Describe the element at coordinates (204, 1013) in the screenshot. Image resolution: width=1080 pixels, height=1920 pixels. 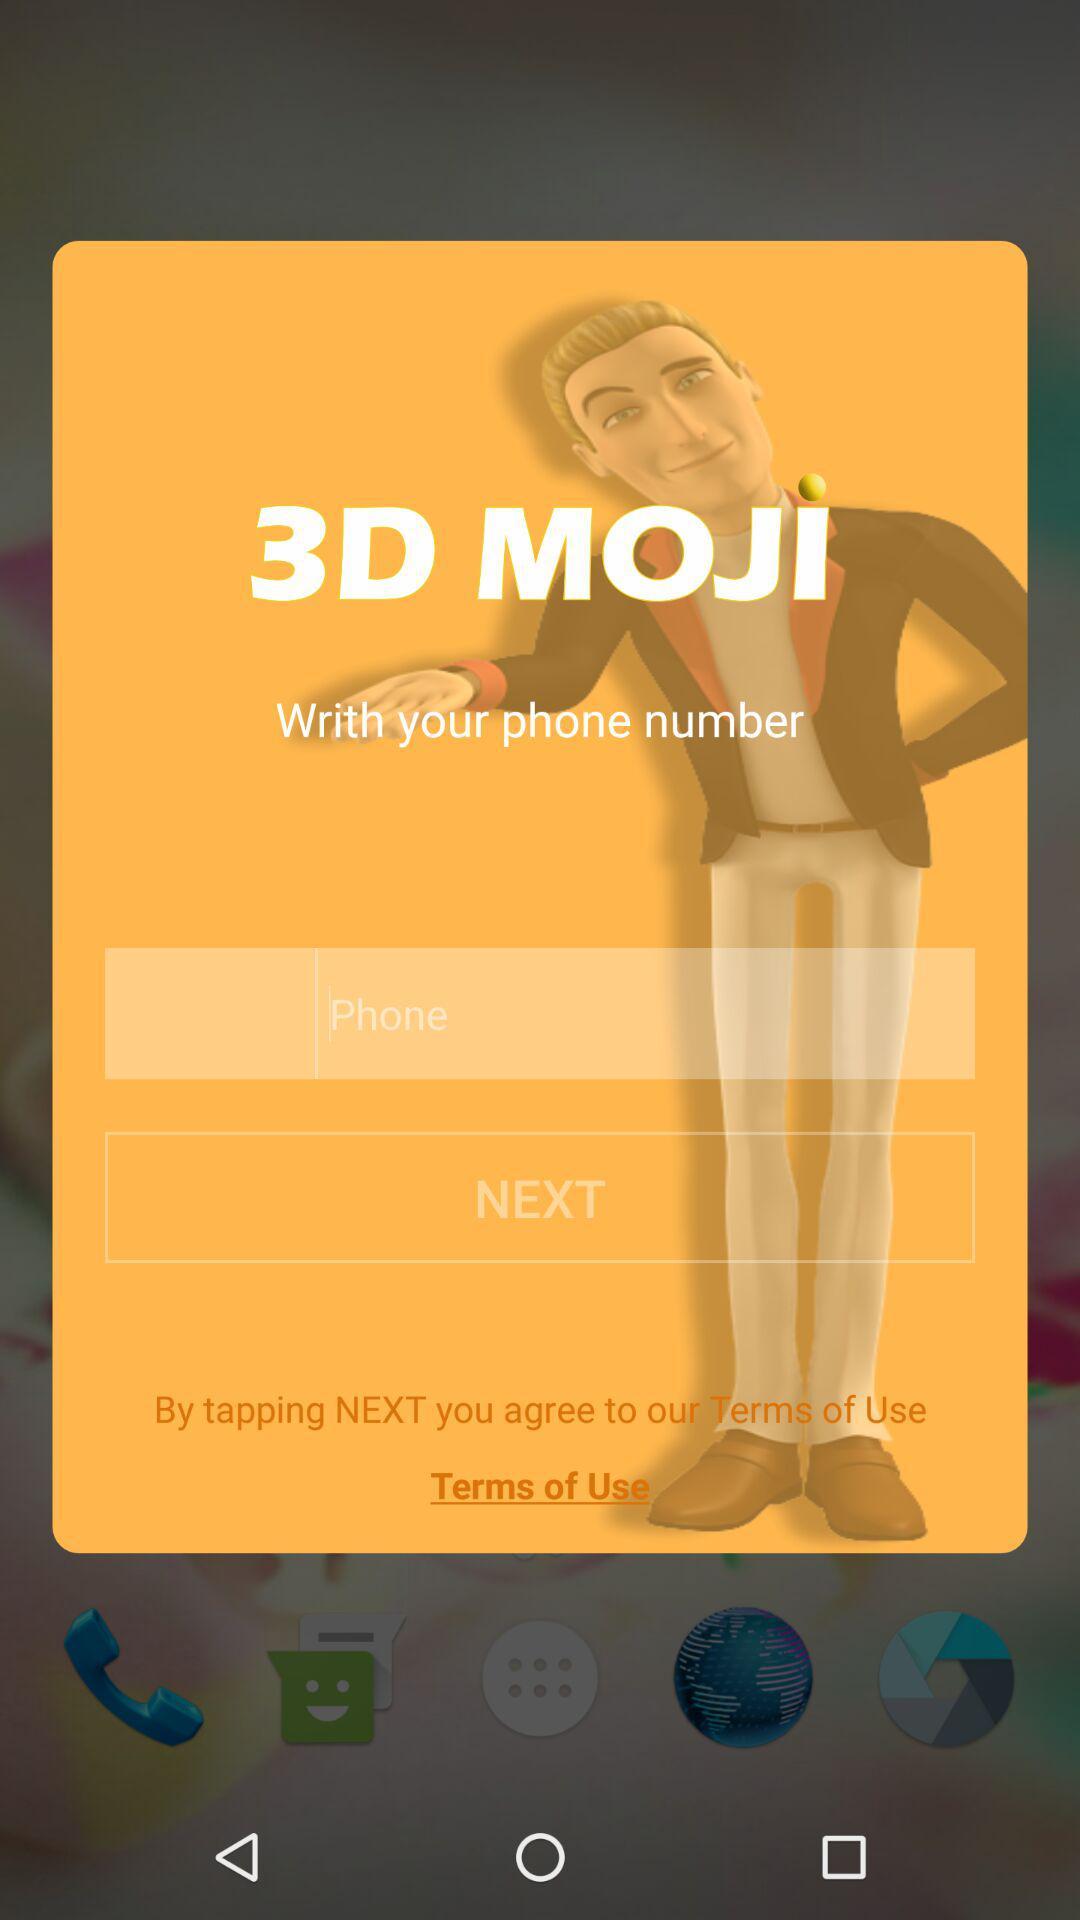
I see `the item below writh your phone app` at that location.